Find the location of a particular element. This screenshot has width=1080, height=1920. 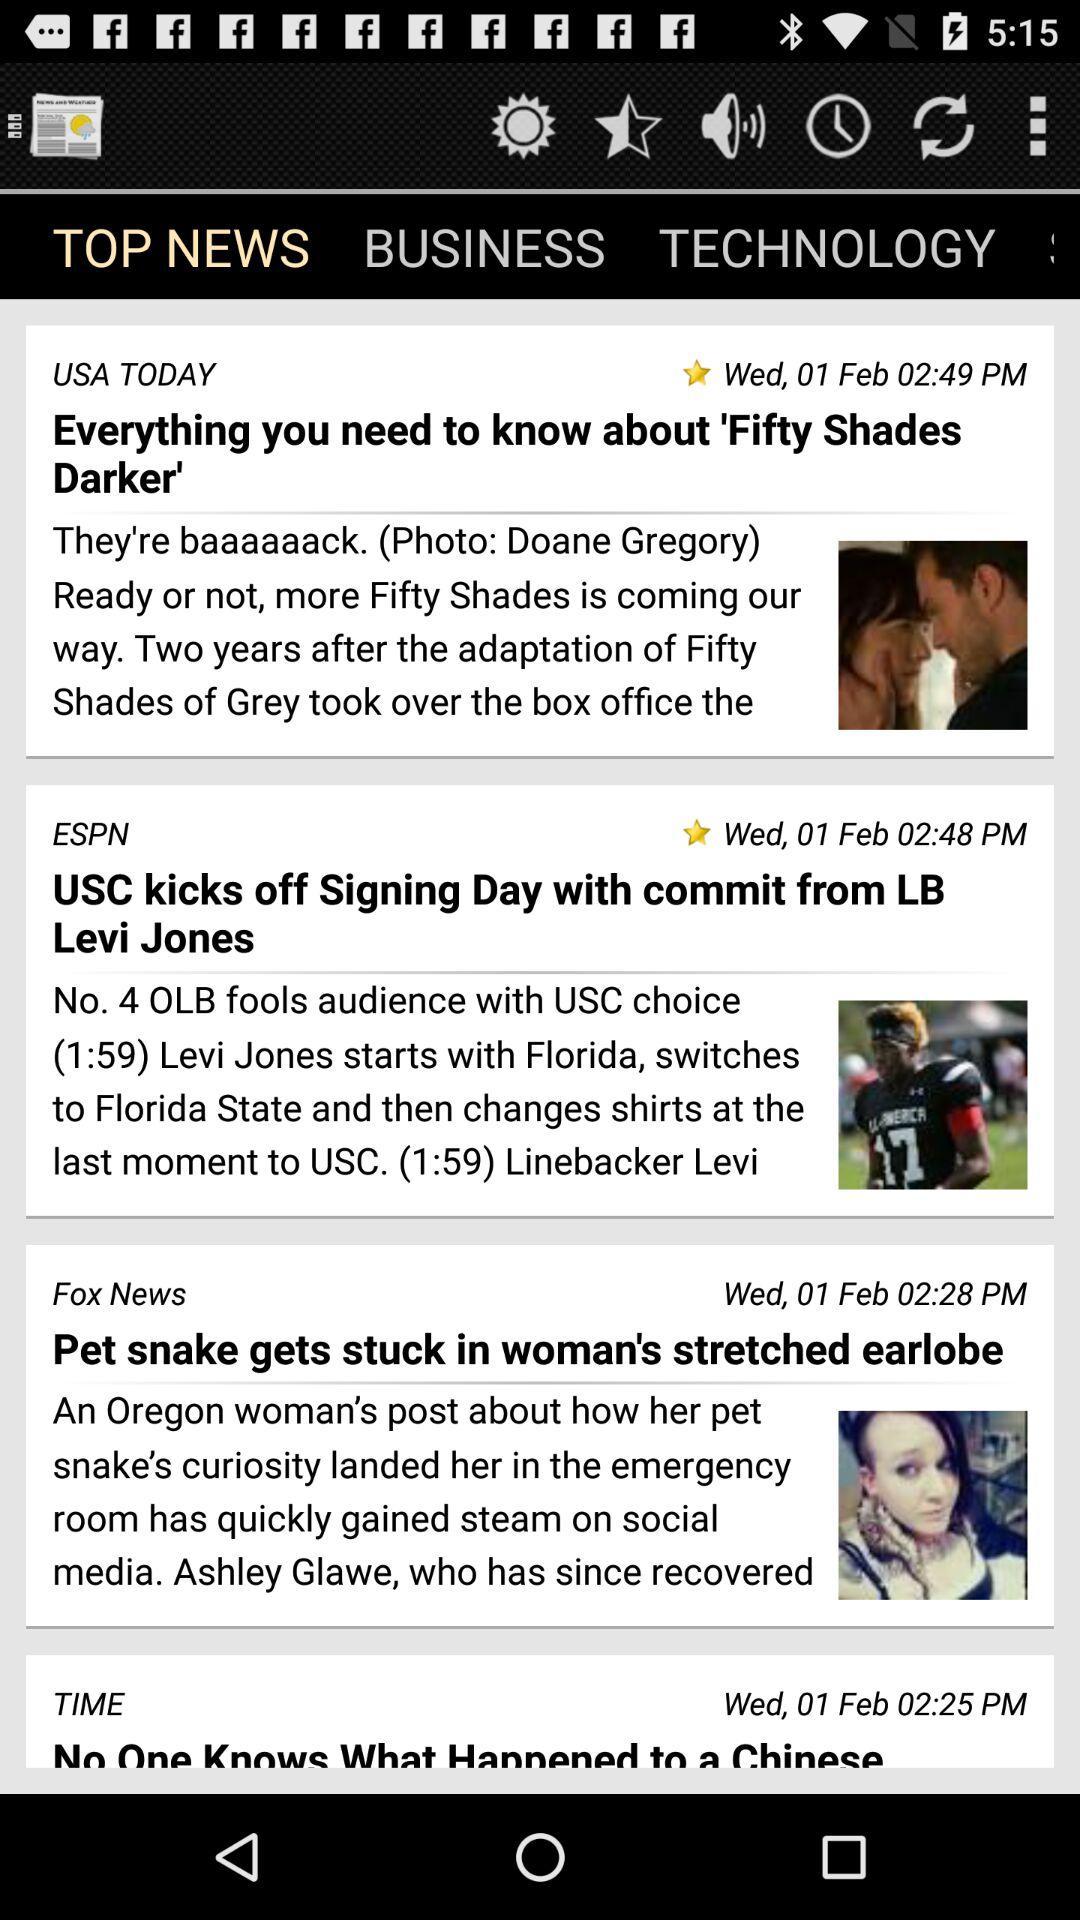

image of first news article is located at coordinates (933, 634).